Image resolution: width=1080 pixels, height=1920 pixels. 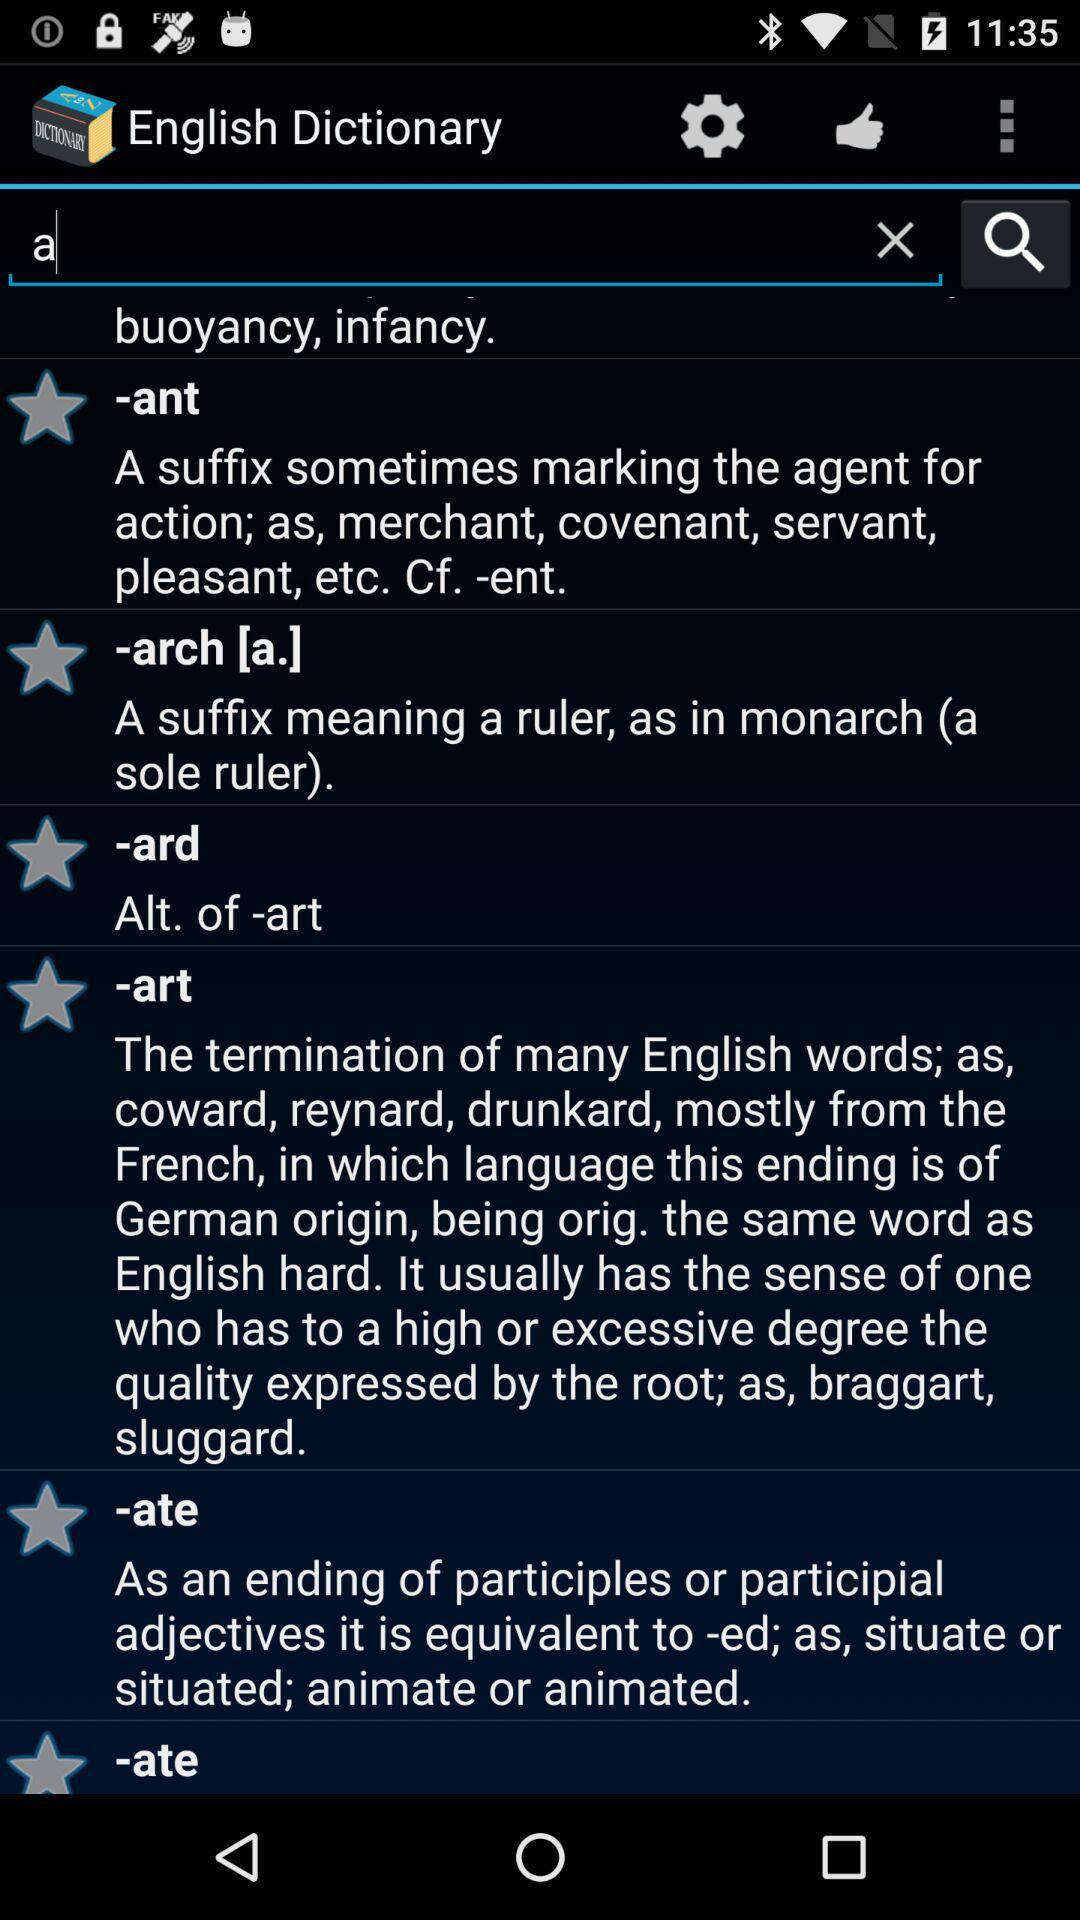 I want to click on the three dotted icon at the top right of the page, so click(x=1006, y=124).